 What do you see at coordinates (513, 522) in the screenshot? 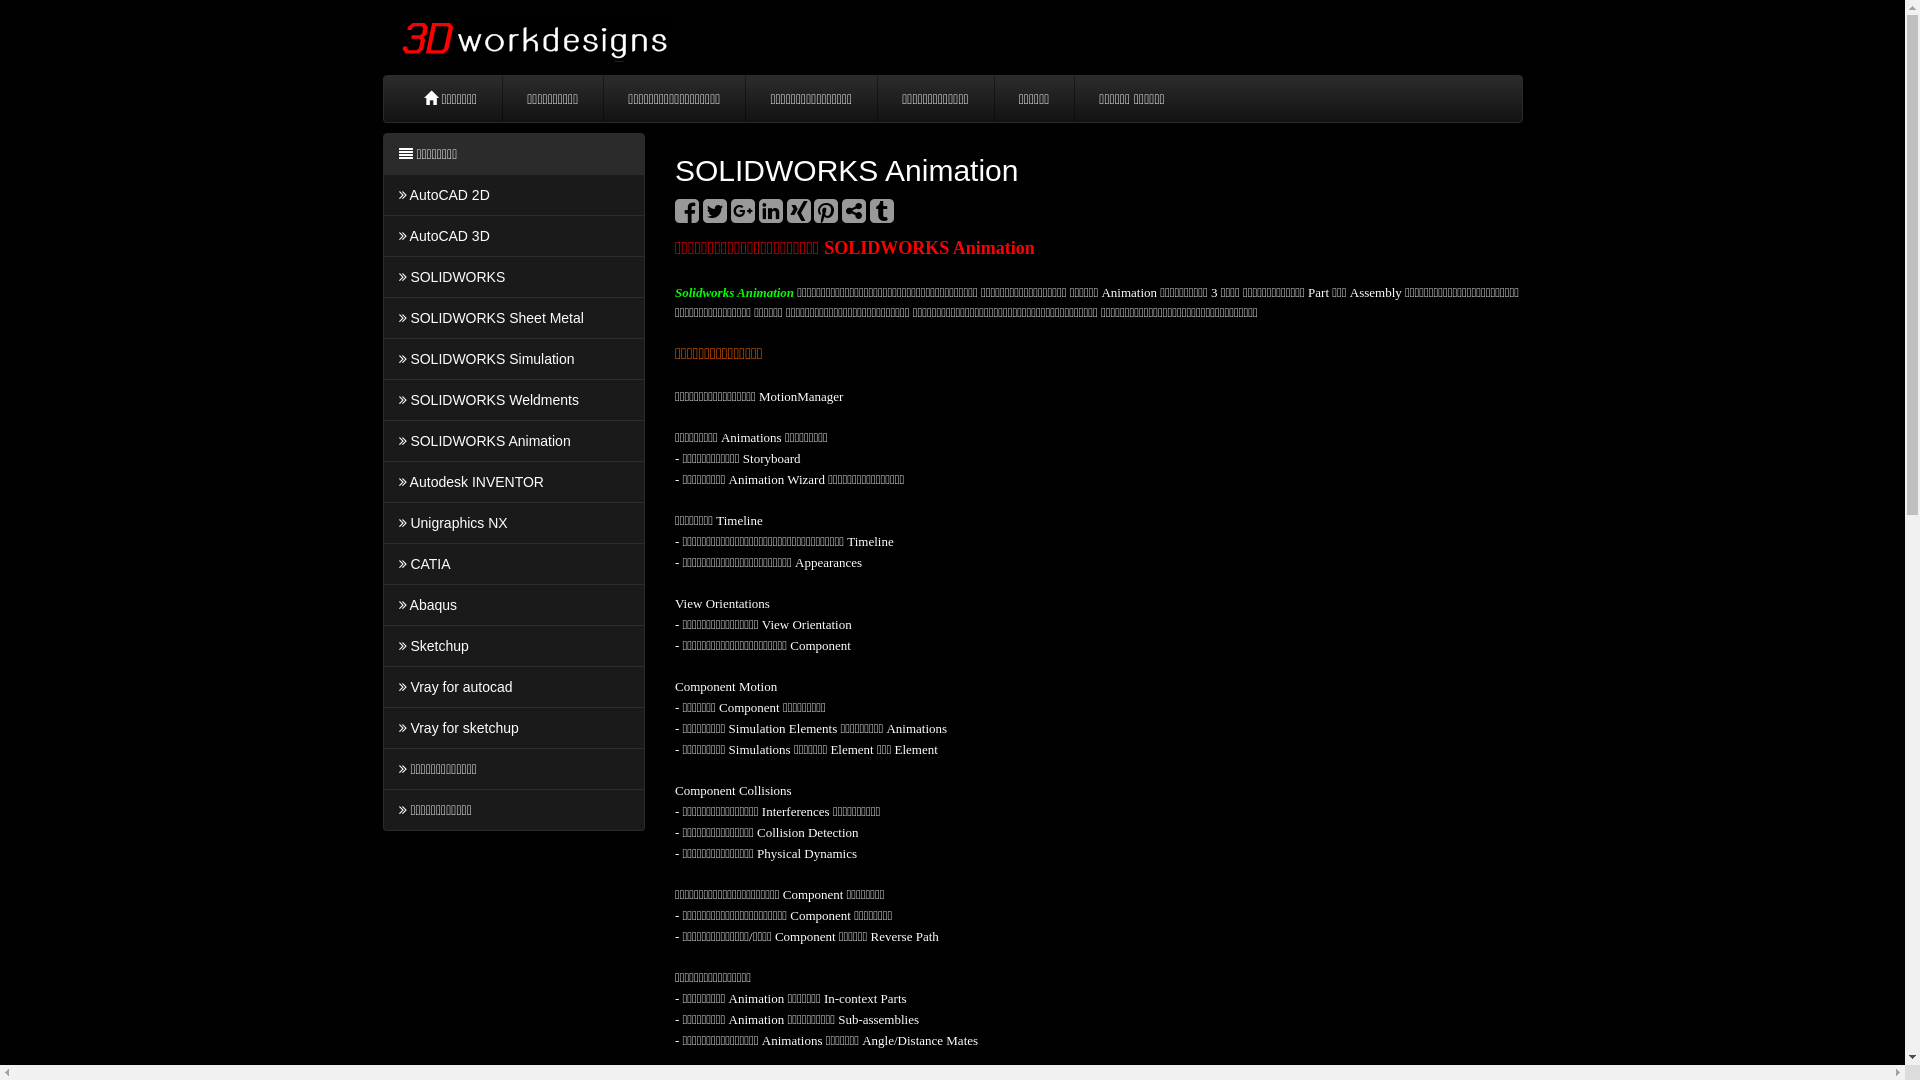
I see `'Unigraphics NX'` at bounding box center [513, 522].